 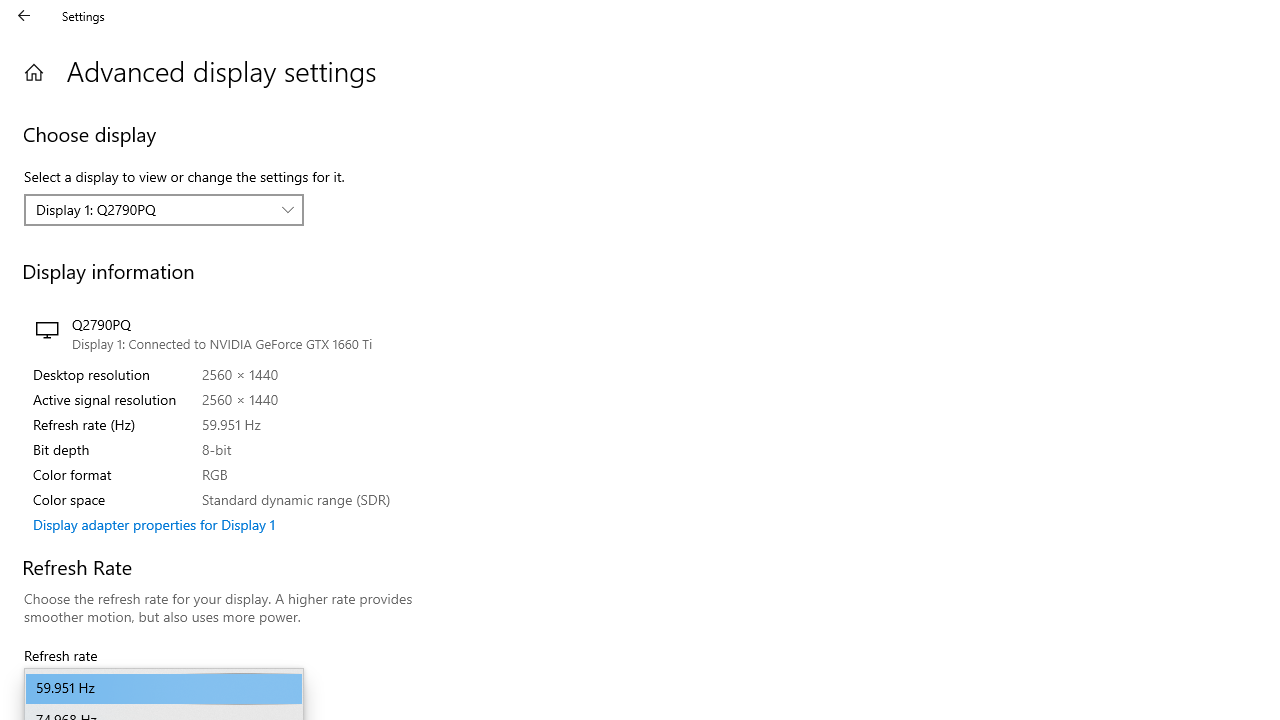 What do you see at coordinates (24, 15) in the screenshot?
I see `'Back'` at bounding box center [24, 15].